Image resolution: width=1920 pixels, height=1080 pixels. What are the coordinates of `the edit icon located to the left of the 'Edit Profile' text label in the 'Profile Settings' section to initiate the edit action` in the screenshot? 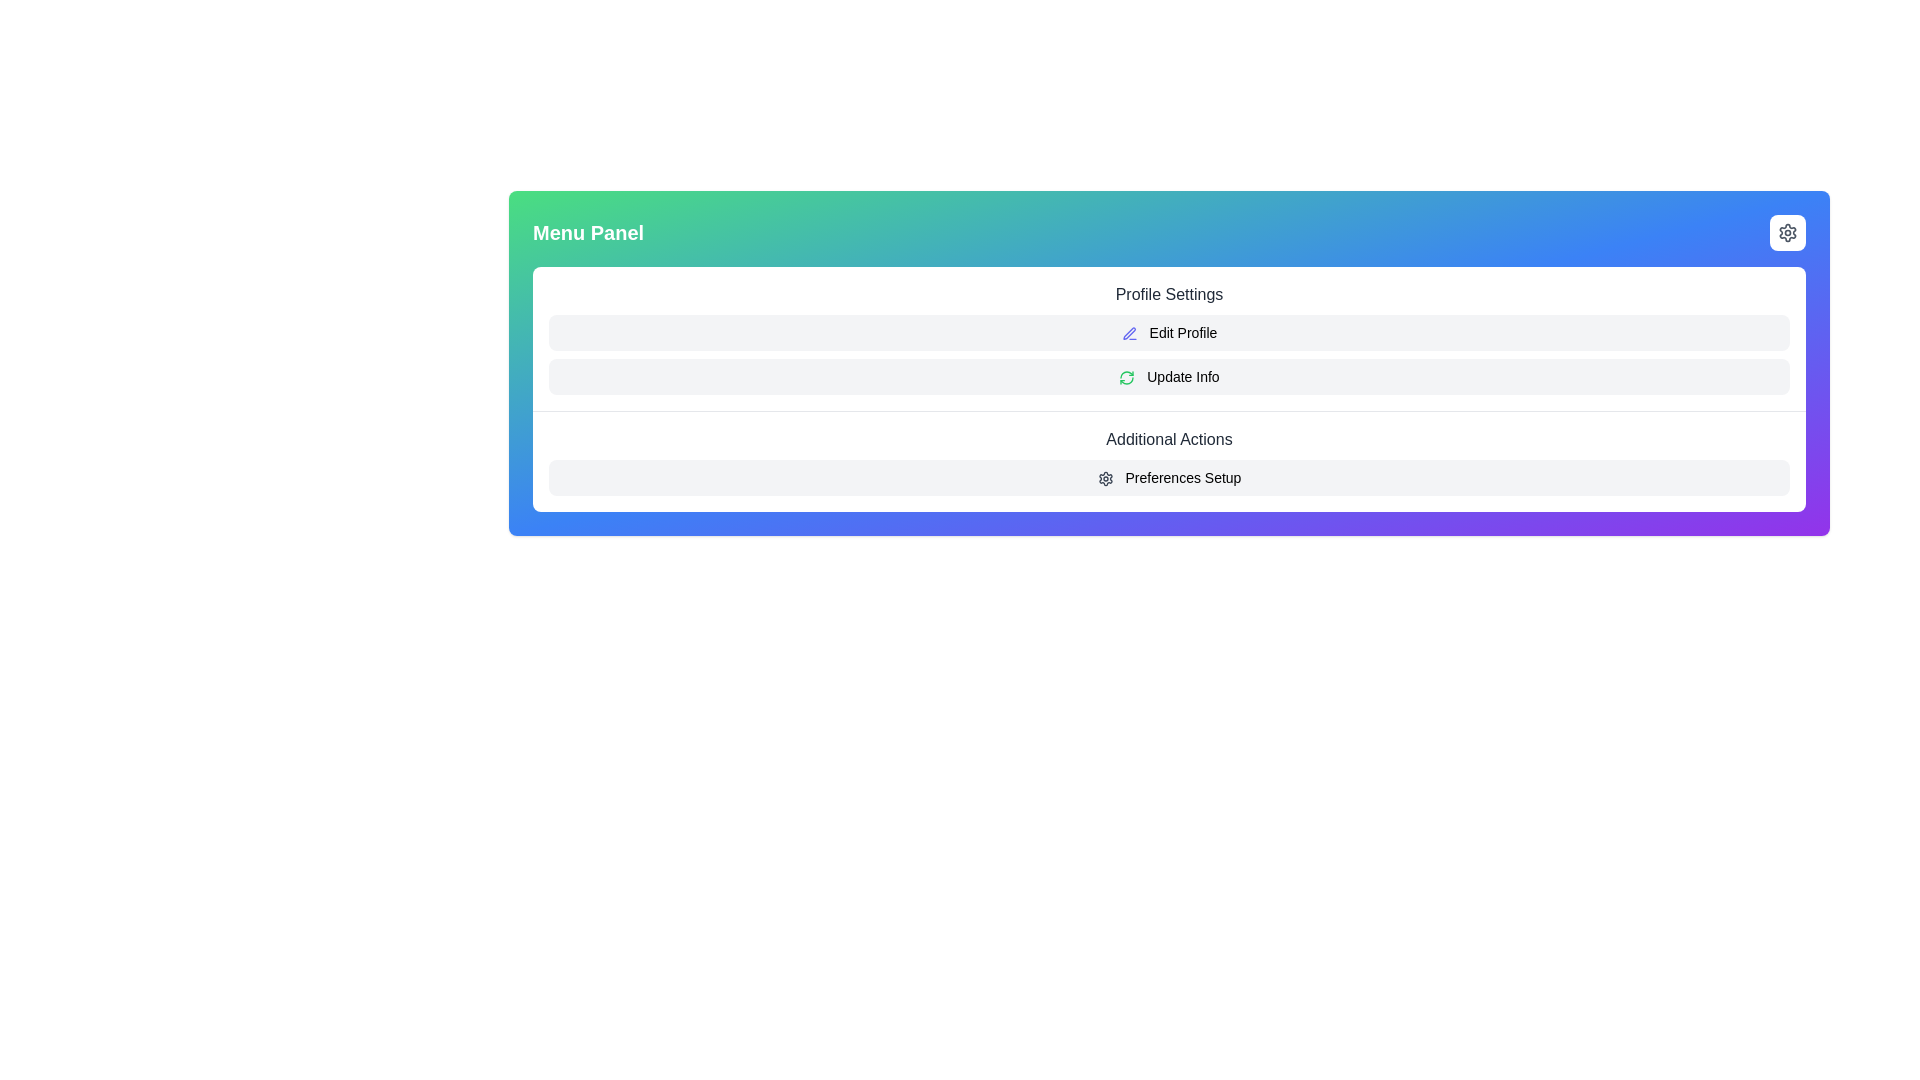 It's located at (1129, 333).